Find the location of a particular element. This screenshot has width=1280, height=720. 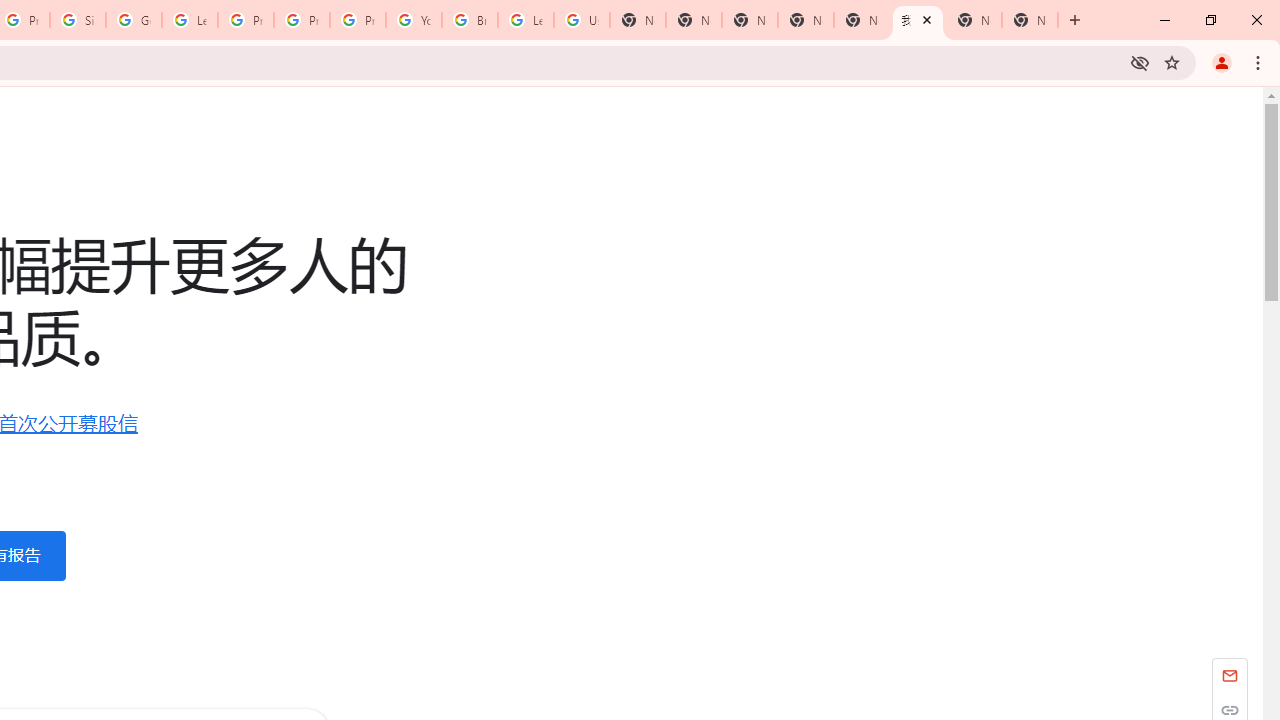

'Privacy Help Center - Policies Help' is located at coordinates (244, 20).